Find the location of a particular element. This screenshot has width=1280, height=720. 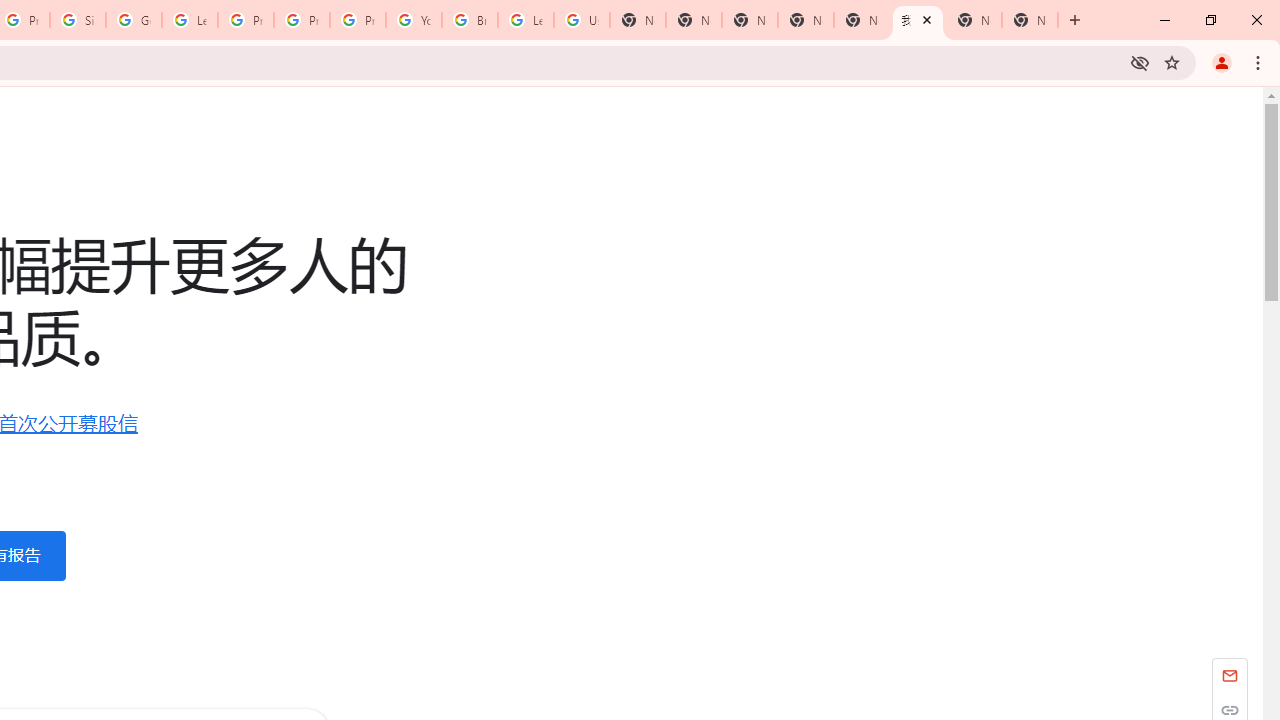

'Privacy Help Center - Policies Help' is located at coordinates (244, 20).